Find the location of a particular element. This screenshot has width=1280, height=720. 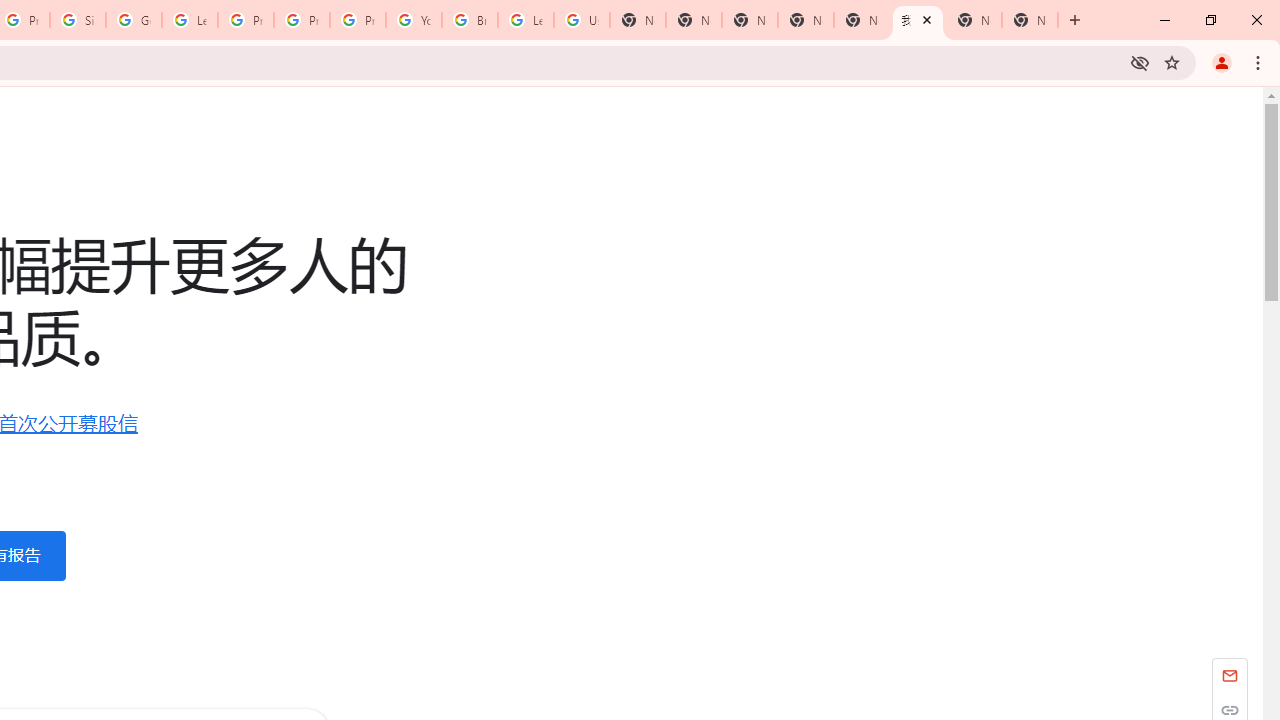

'Privacy Help Center - Policies Help' is located at coordinates (244, 20).